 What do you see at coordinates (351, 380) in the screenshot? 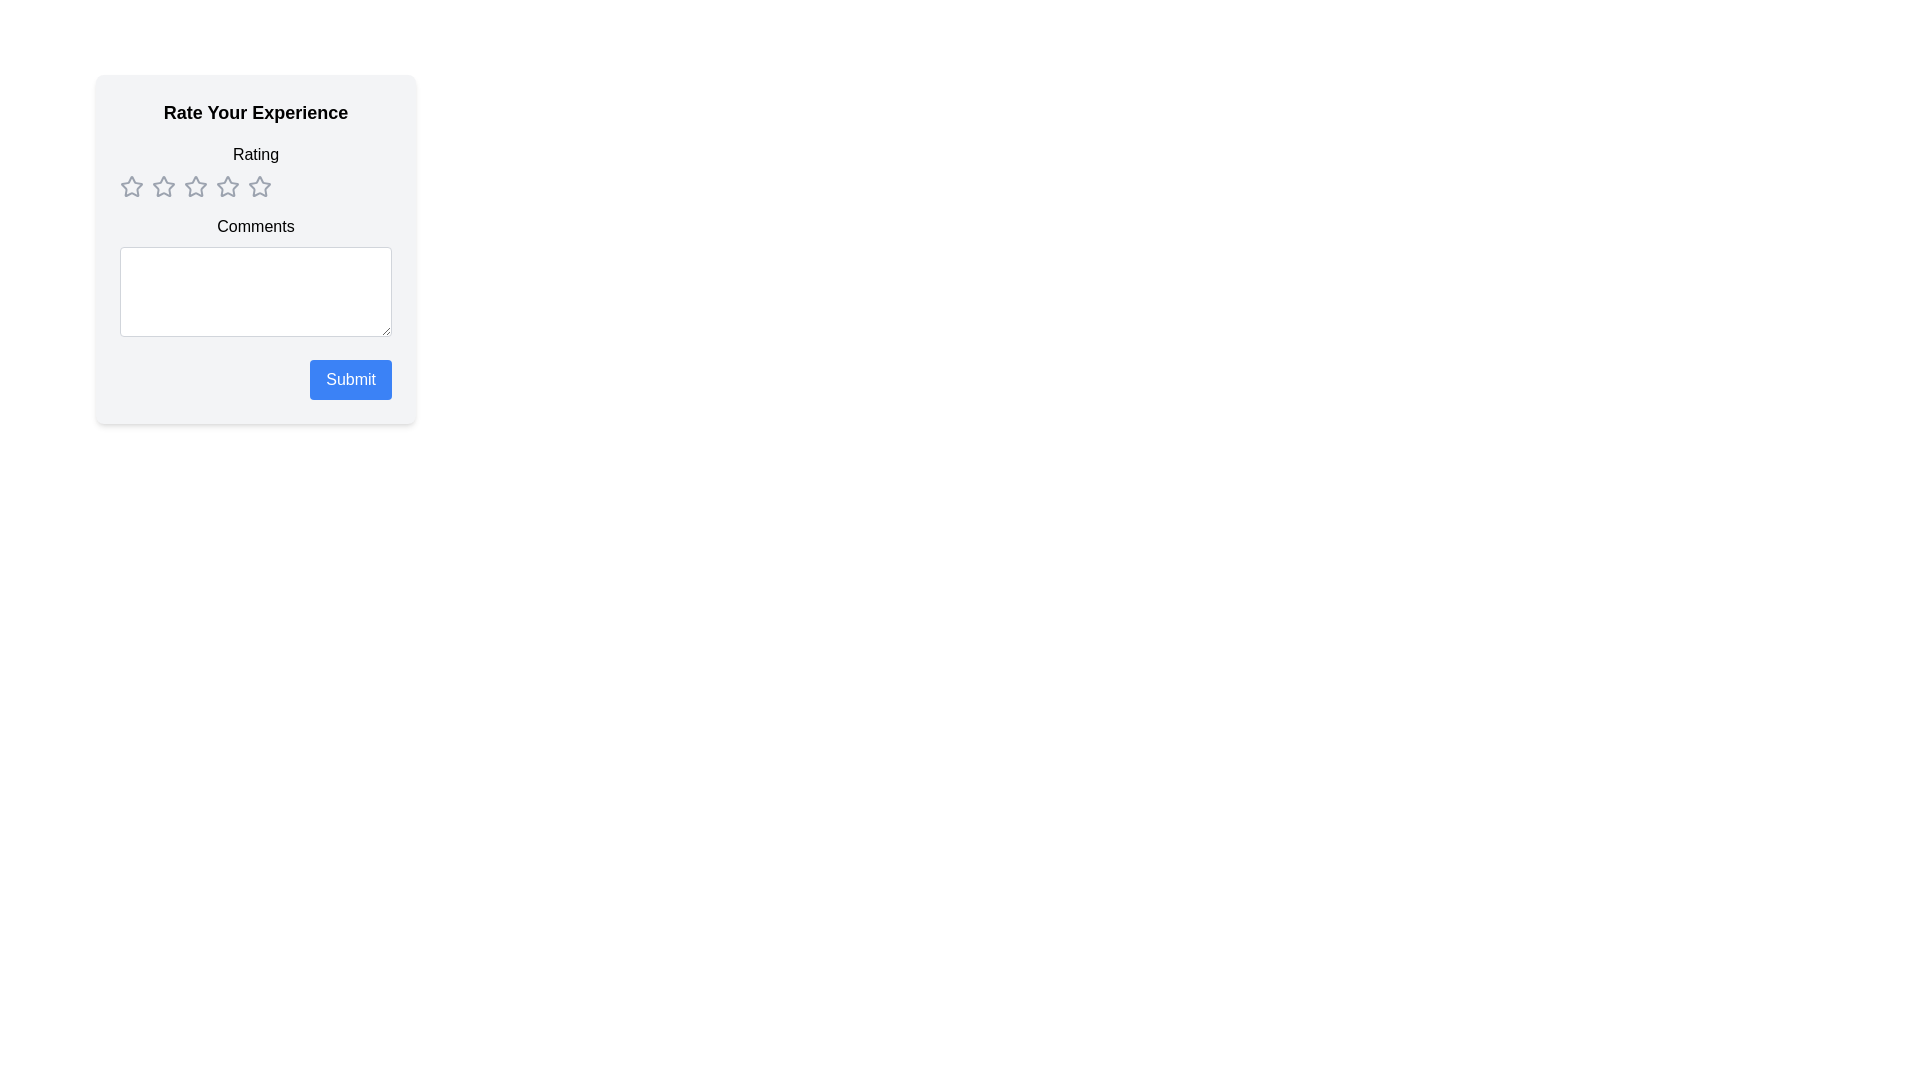
I see `the 'Submit' button located at the bottom-right corner of the 'Rate Your Experience' section` at bounding box center [351, 380].